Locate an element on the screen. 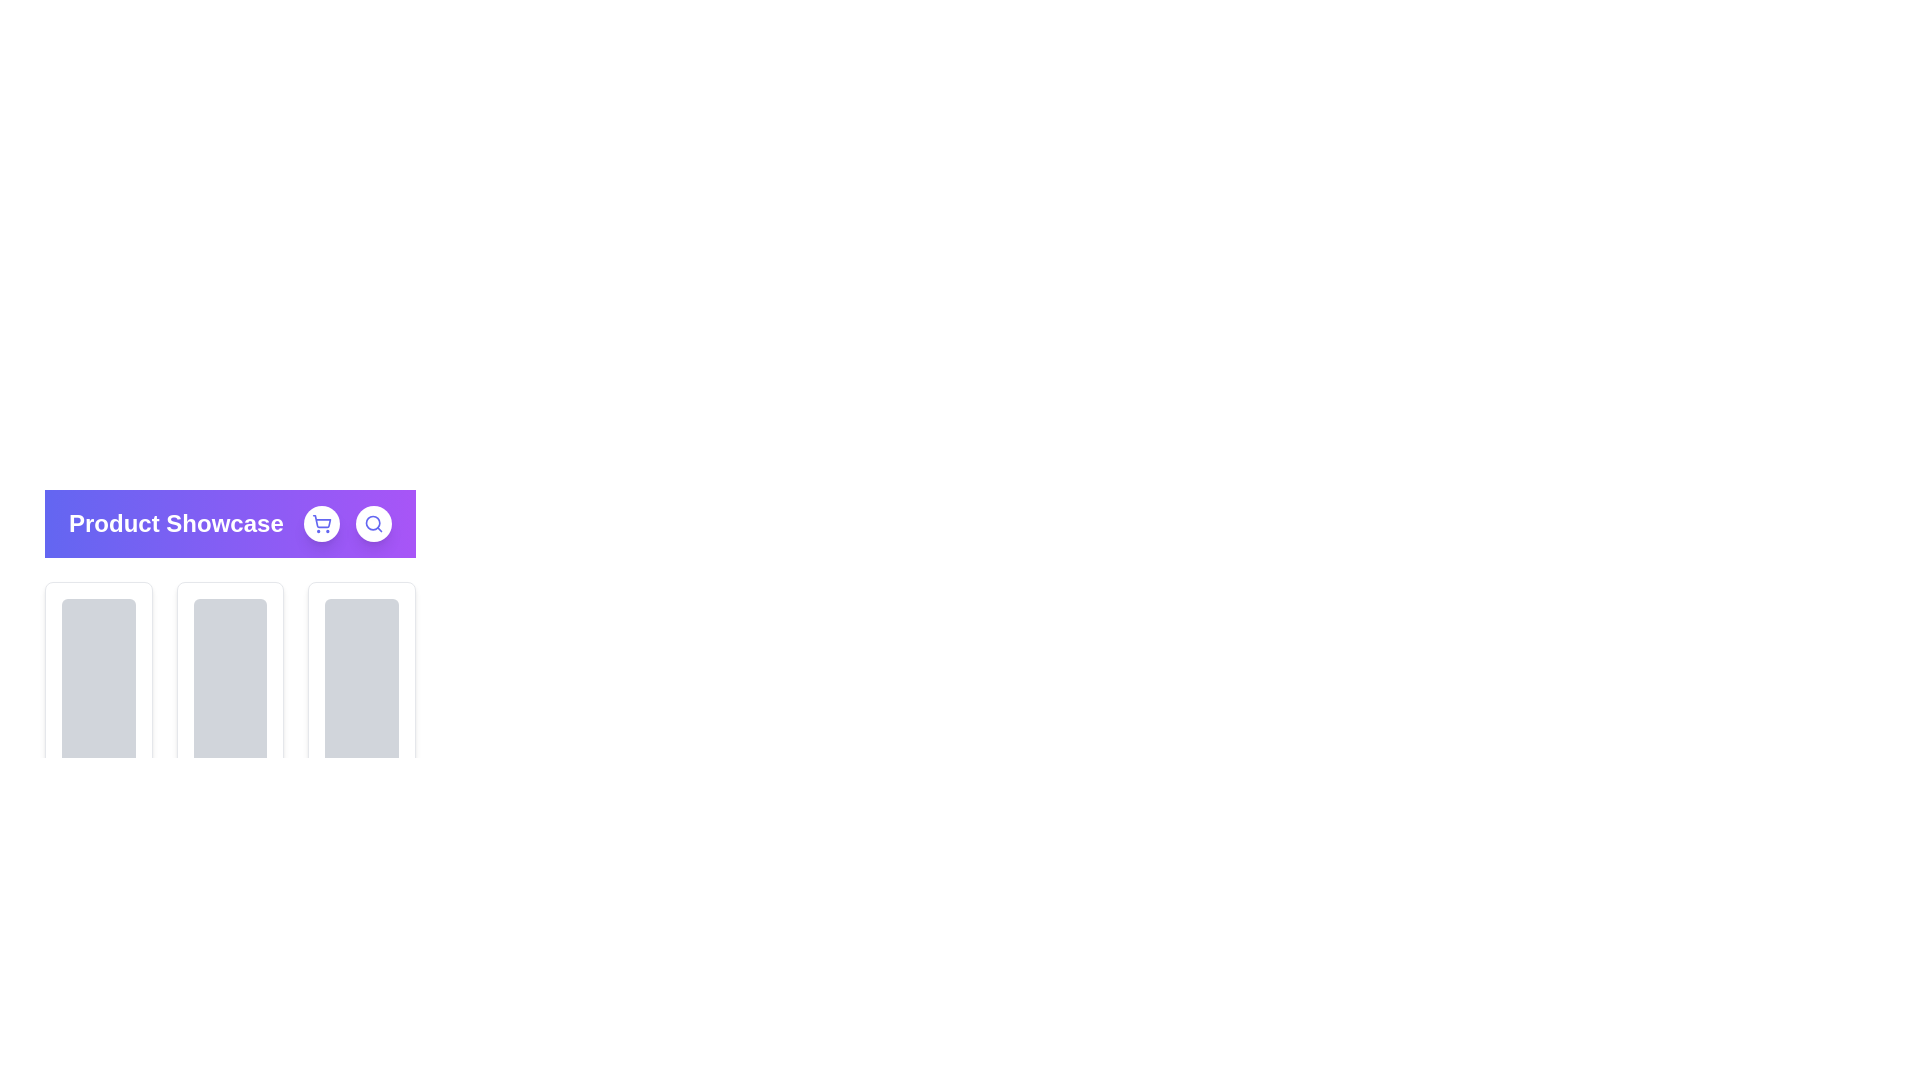  the shopping cart icon button located in the header section, positioned to the right of the 'Product Showcase' label and to the left of the search icon is located at coordinates (321, 523).